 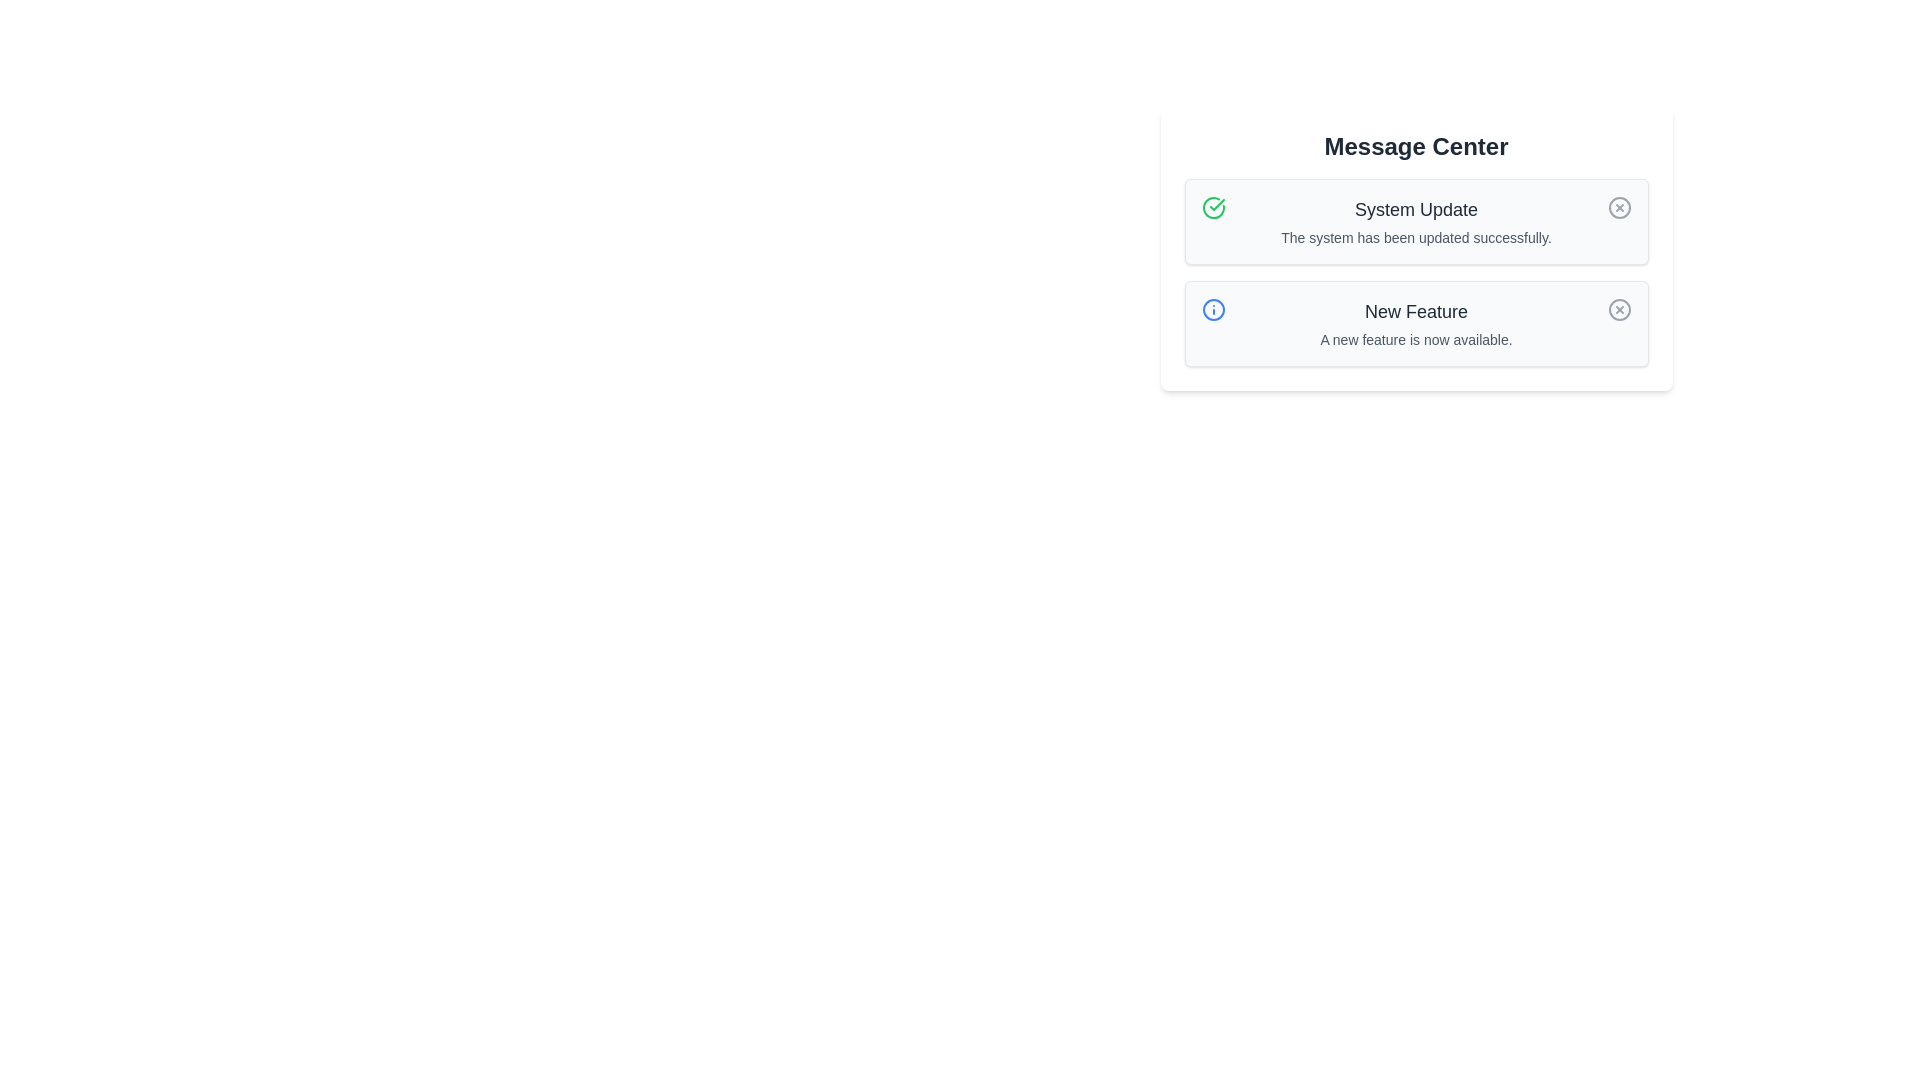 What do you see at coordinates (1415, 312) in the screenshot?
I see `the 'New Feature' text label in the notification card, which is prominently displayed in the center of the Message Center interface` at bounding box center [1415, 312].